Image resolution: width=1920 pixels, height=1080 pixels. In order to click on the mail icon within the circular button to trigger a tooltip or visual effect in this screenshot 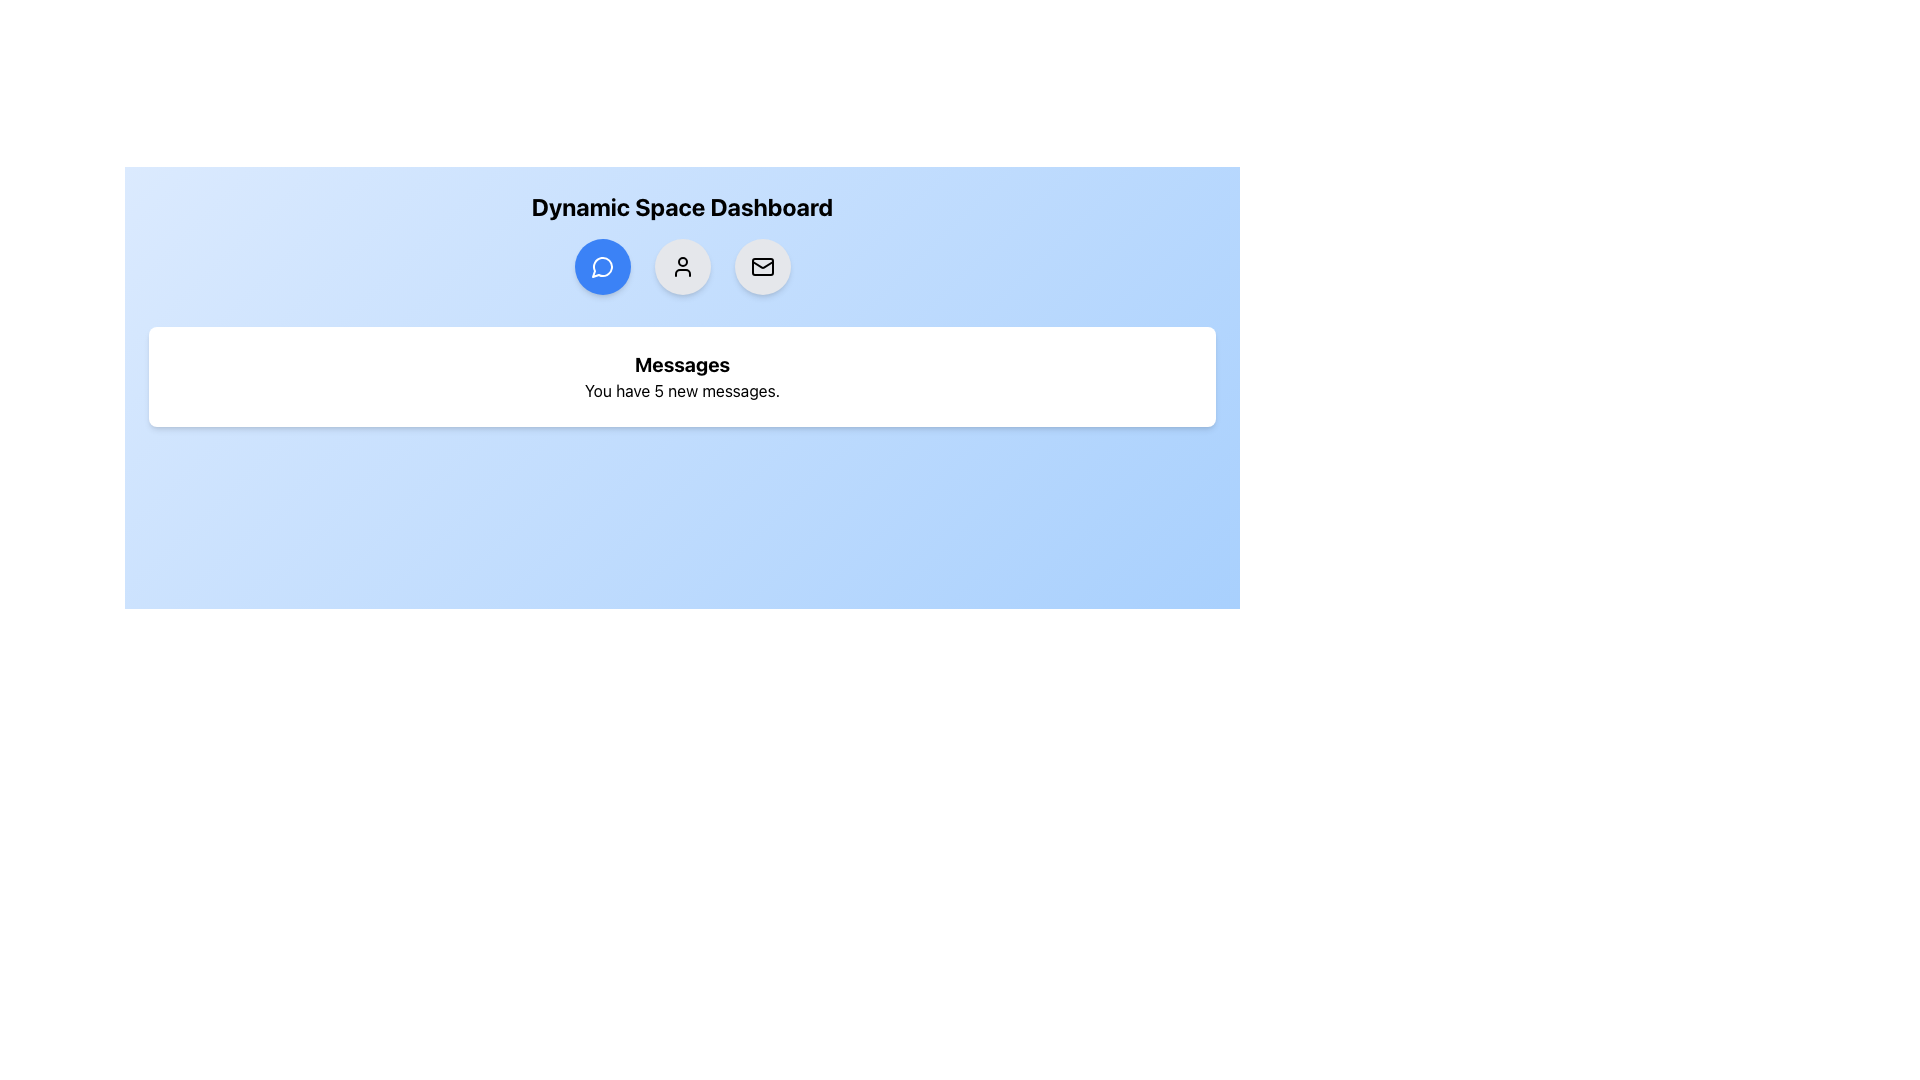, I will do `click(761, 265)`.